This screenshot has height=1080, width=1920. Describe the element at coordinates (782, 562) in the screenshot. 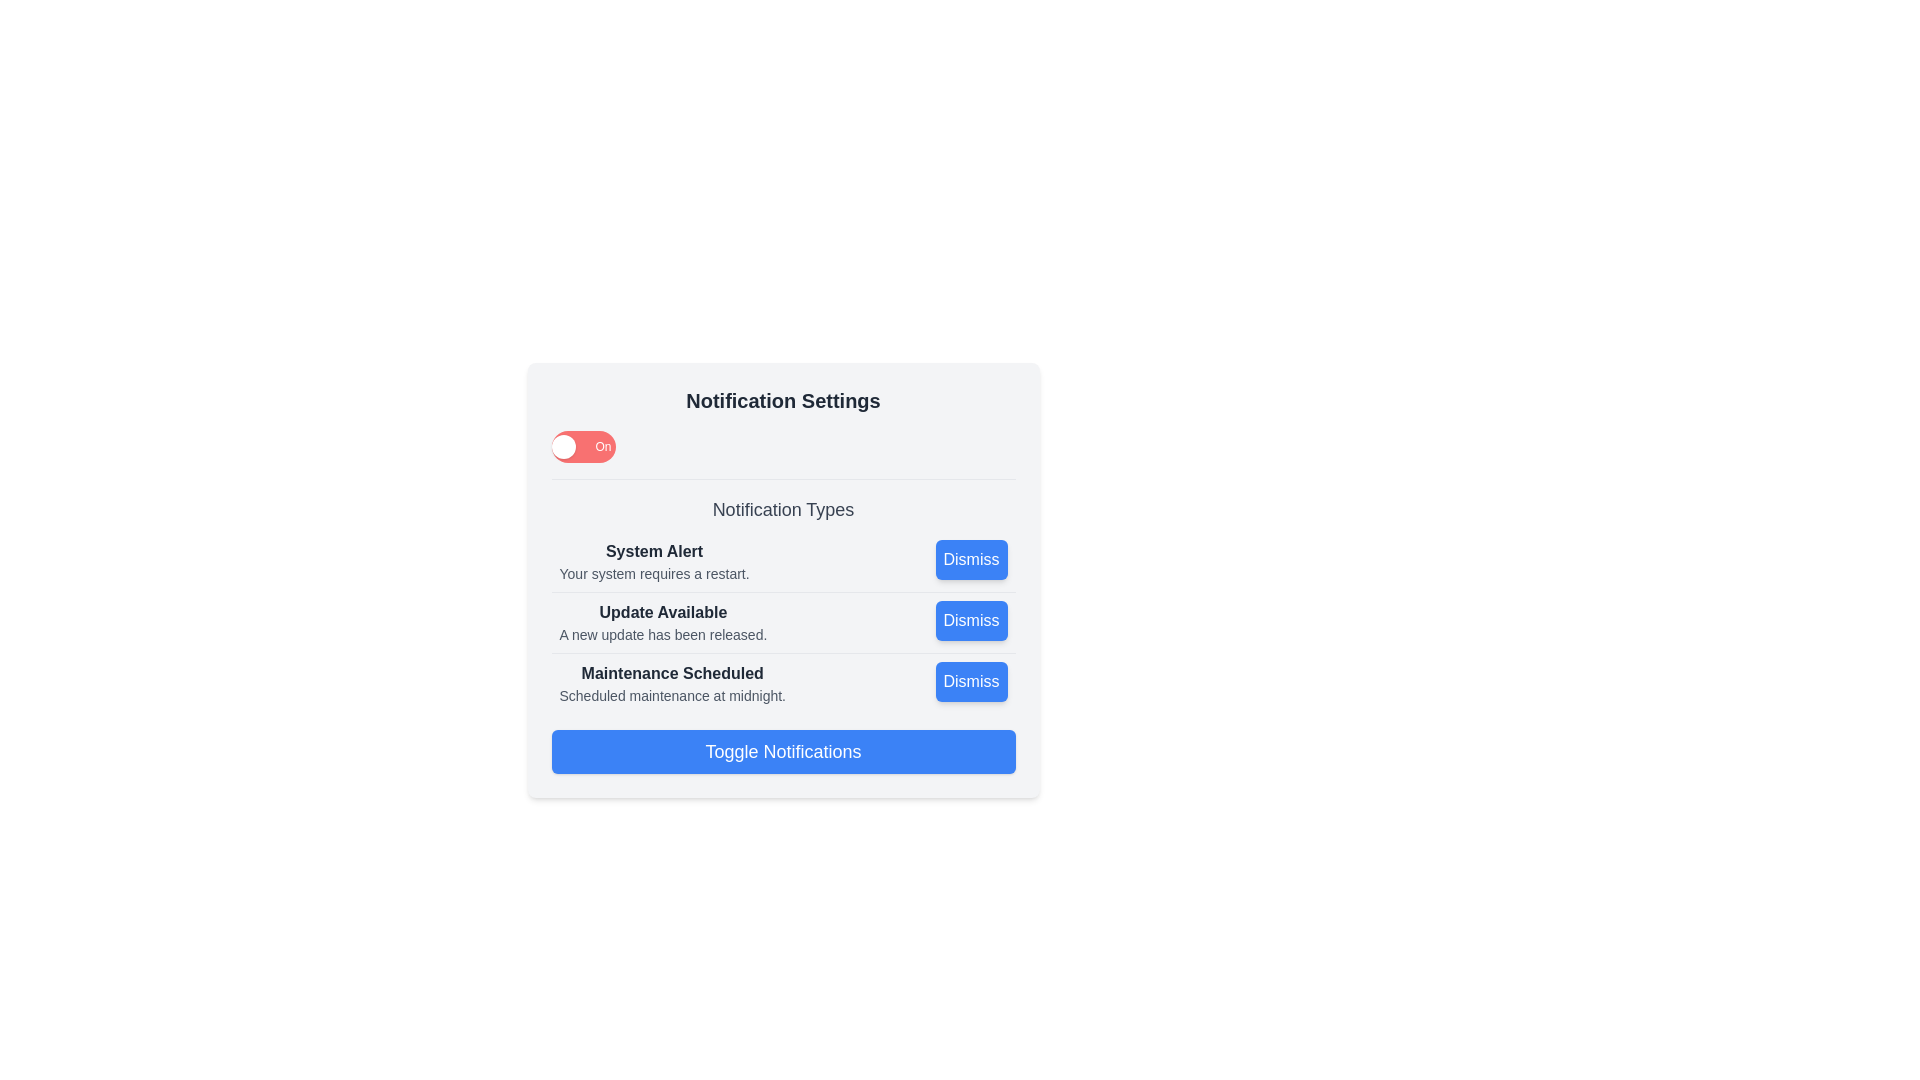

I see `the Notification item that notifies the user of a required system restart` at that location.